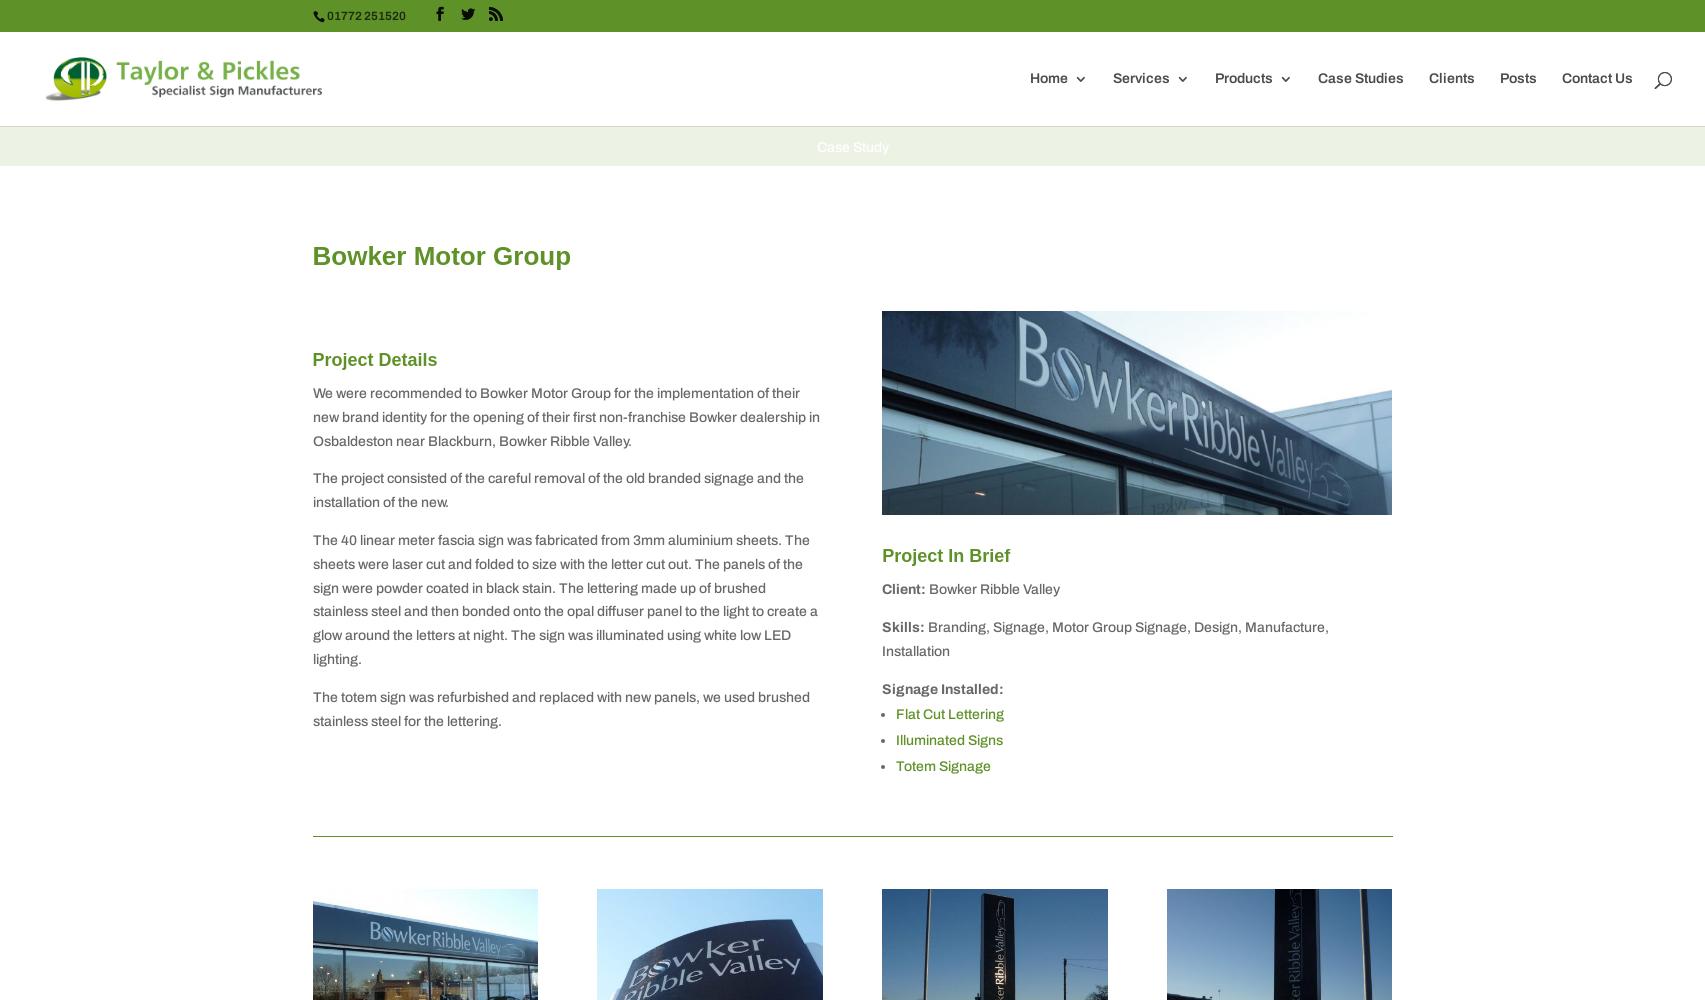 The height and width of the screenshot is (1000, 1705). What do you see at coordinates (373, 358) in the screenshot?
I see `'Project Details'` at bounding box center [373, 358].